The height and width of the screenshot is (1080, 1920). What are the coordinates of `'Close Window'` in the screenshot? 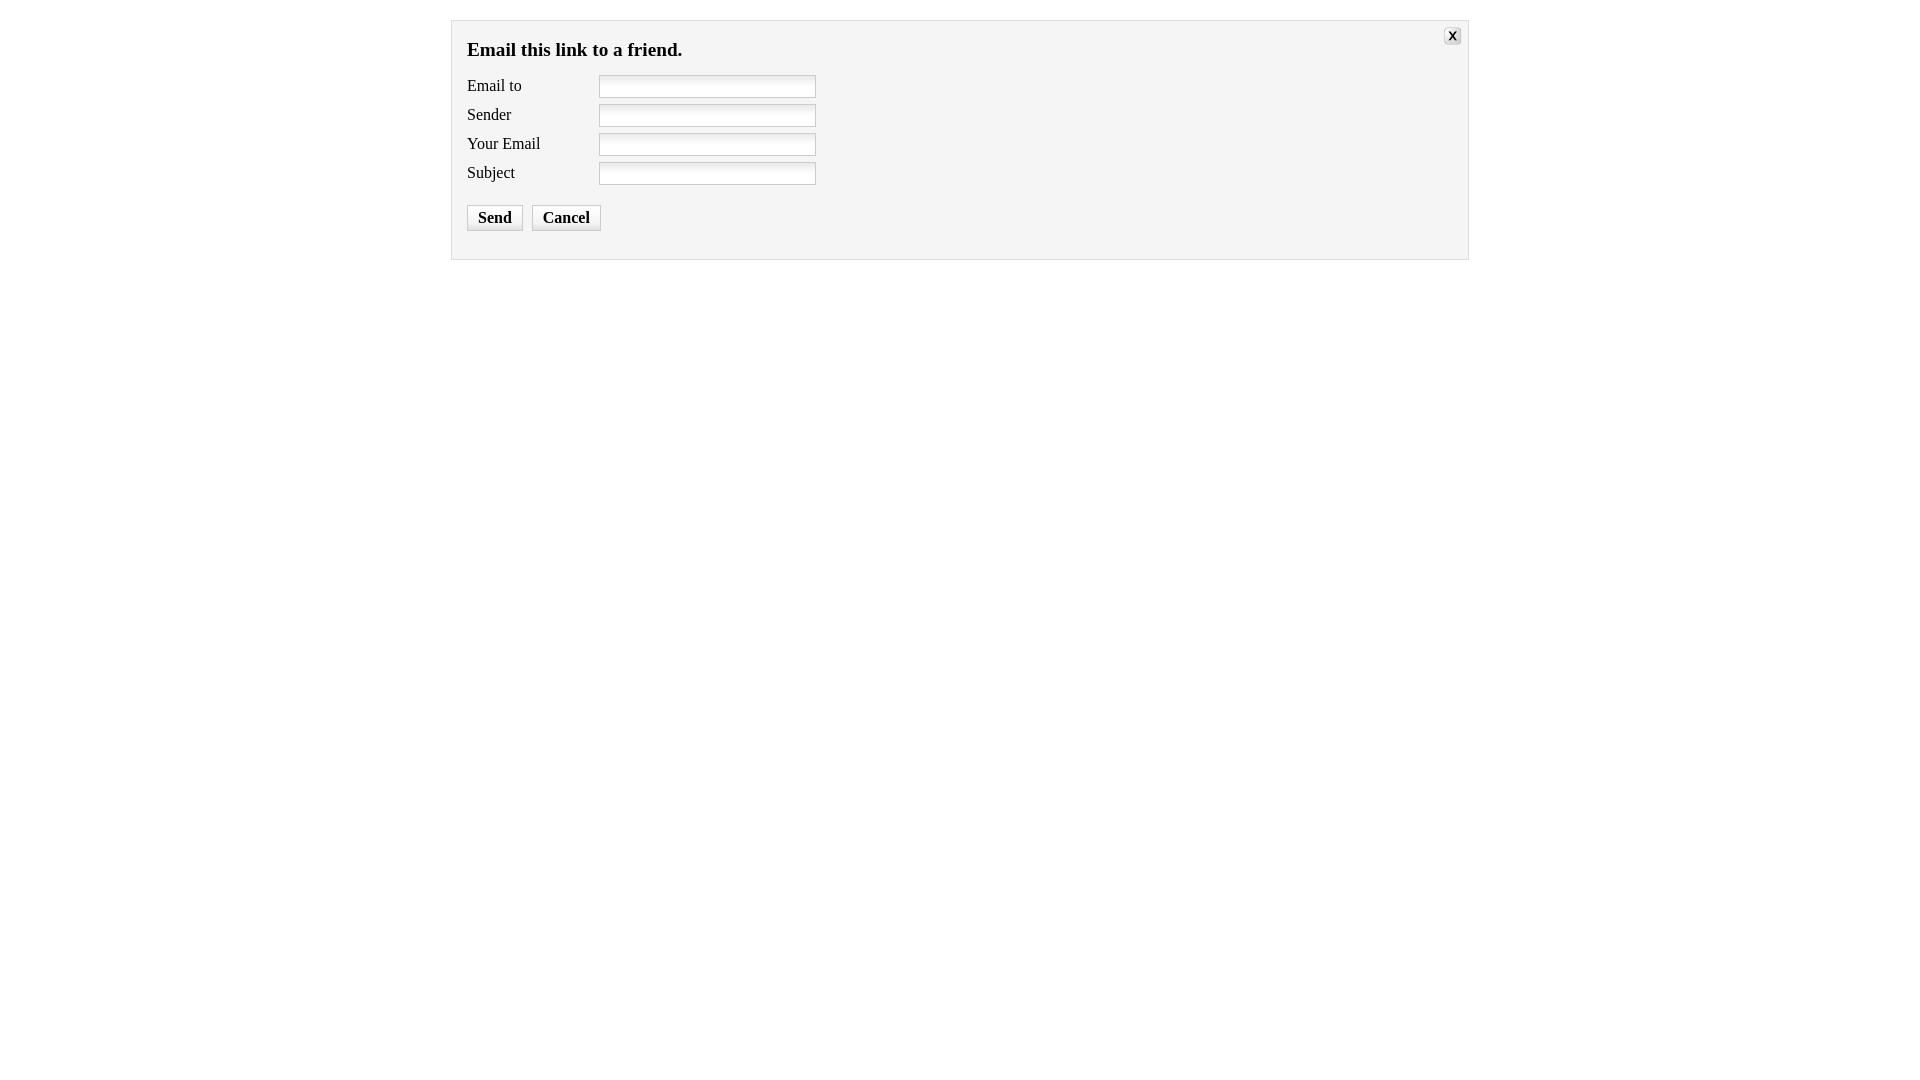 It's located at (1455, 38).